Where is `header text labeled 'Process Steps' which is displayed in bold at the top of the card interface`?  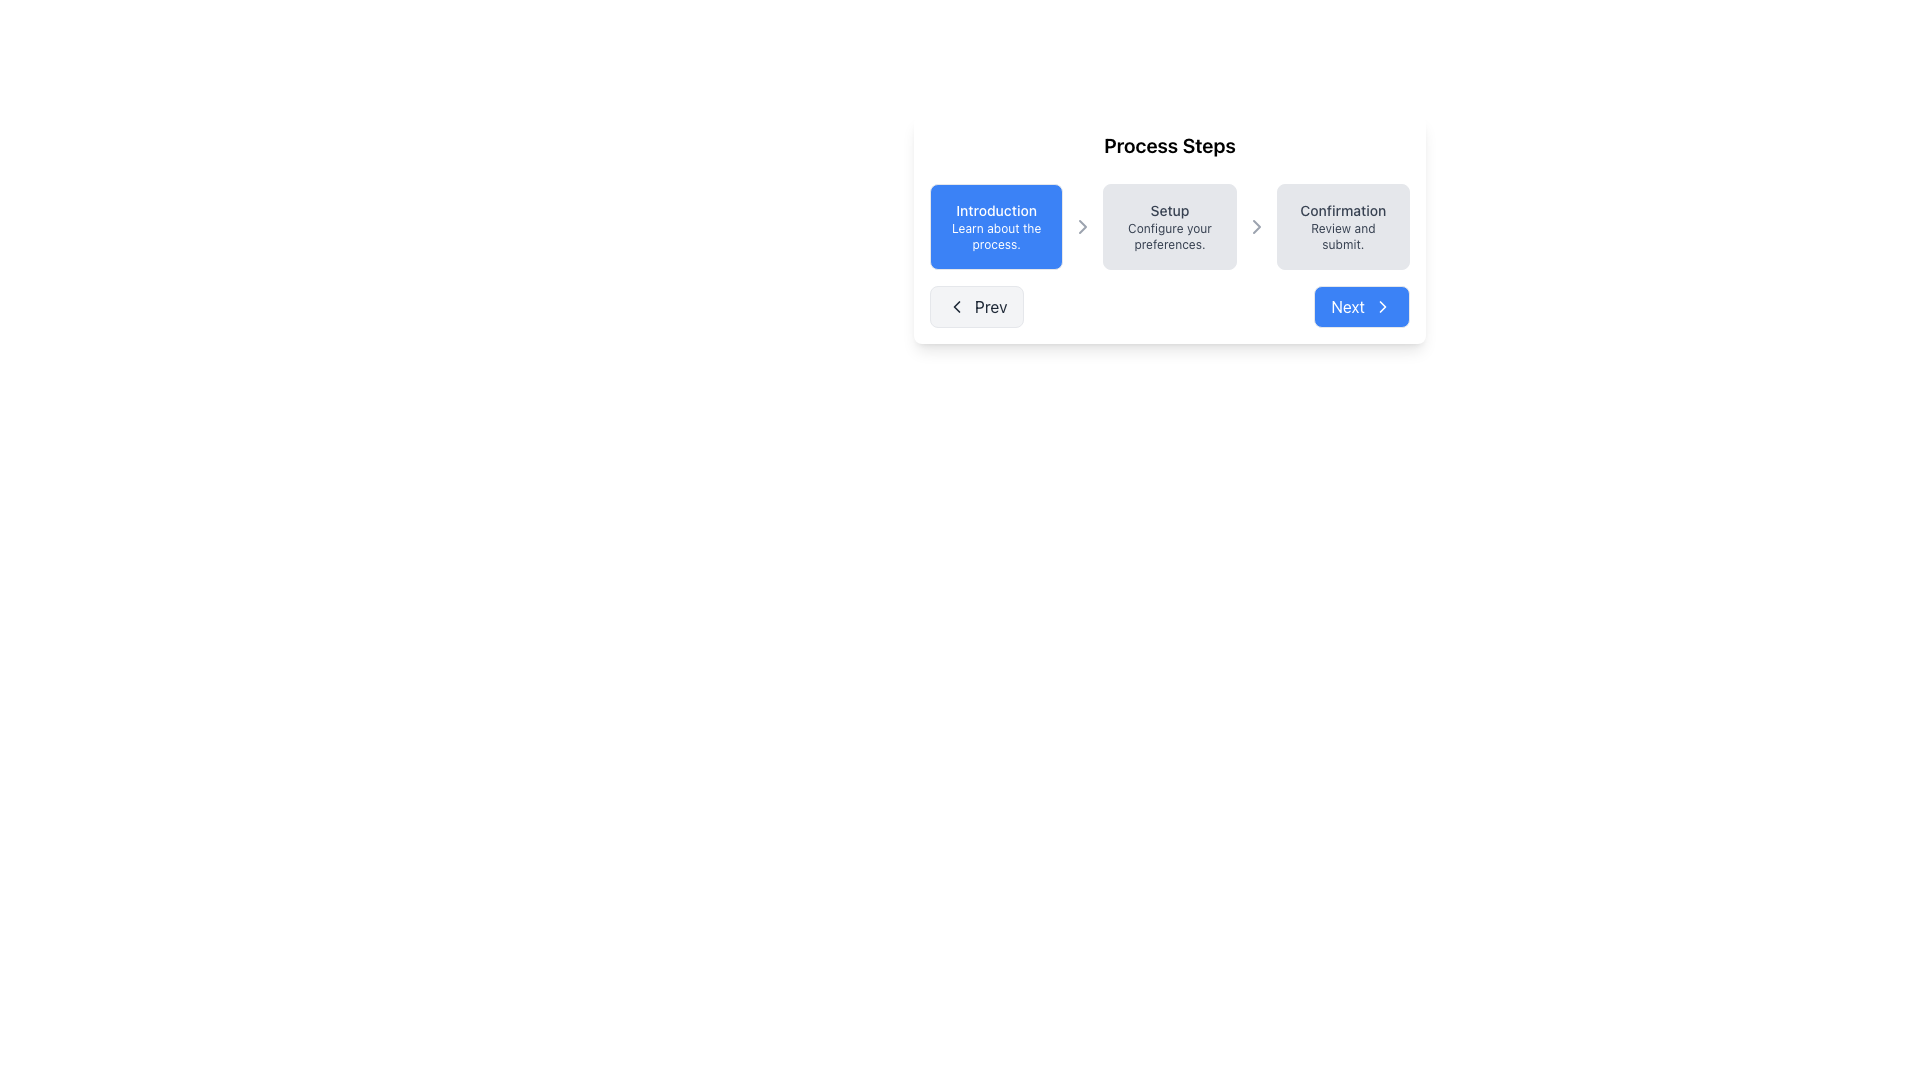 header text labeled 'Process Steps' which is displayed in bold at the top of the card interface is located at coordinates (1170, 145).